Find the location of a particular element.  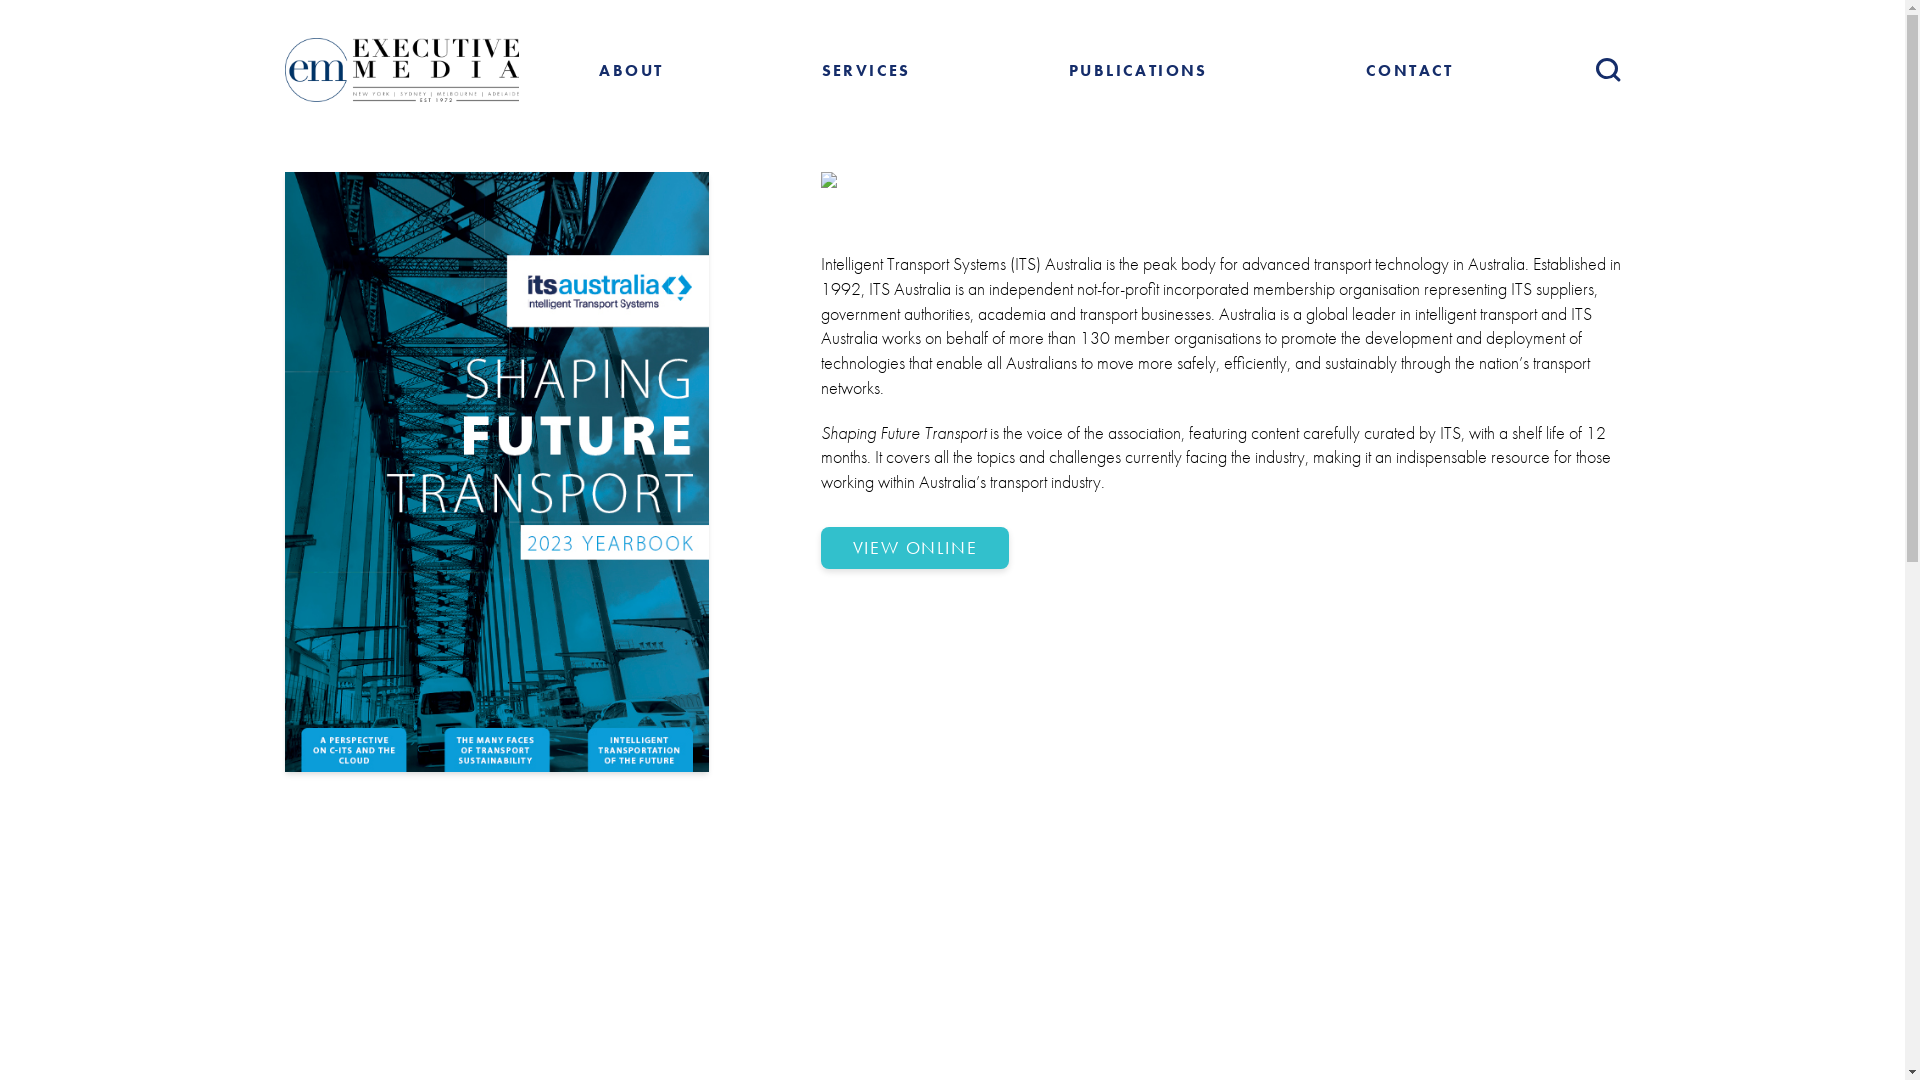

'SERVICES' is located at coordinates (821, 69).